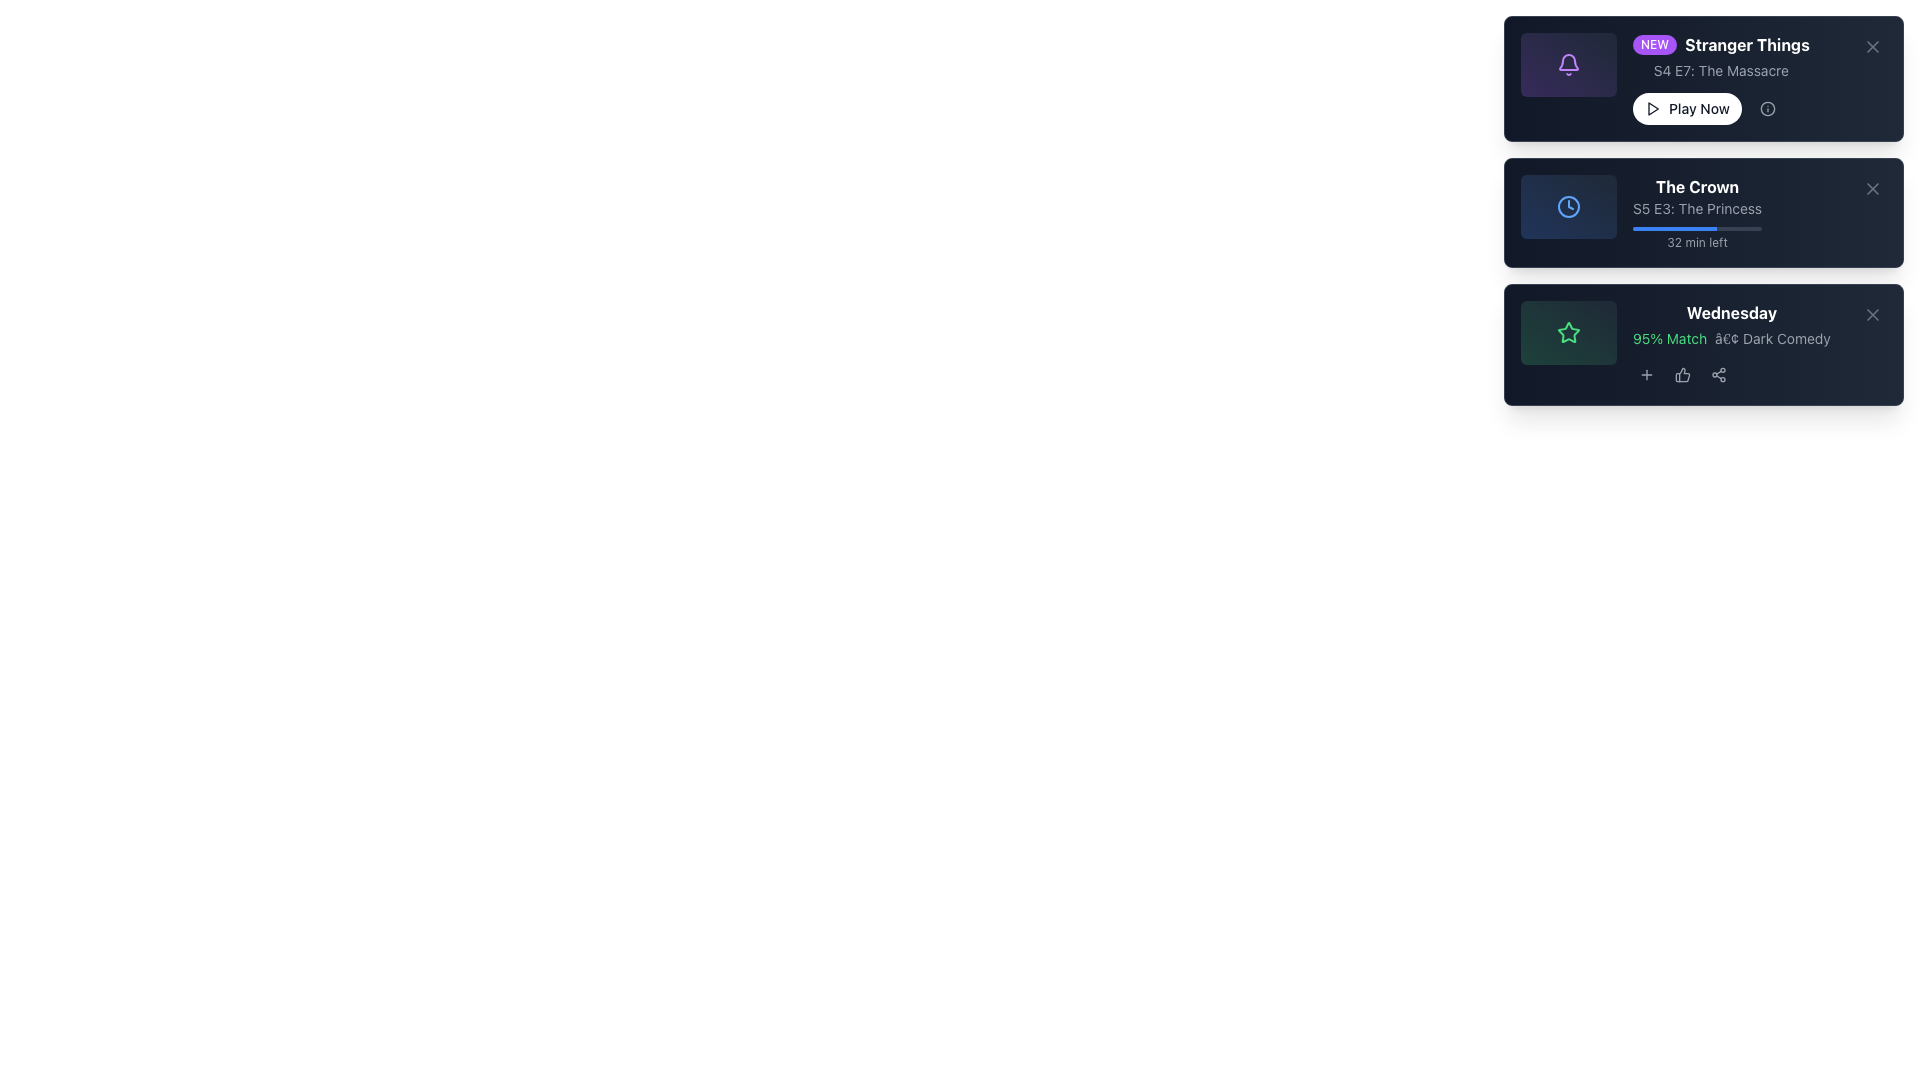 The width and height of the screenshot is (1920, 1080). What do you see at coordinates (1696, 238) in the screenshot?
I see `the text label indicating the remaining duration of the episode 'S5 E3: The Princess' located beneath the episode title, aligned with the progress bar` at bounding box center [1696, 238].